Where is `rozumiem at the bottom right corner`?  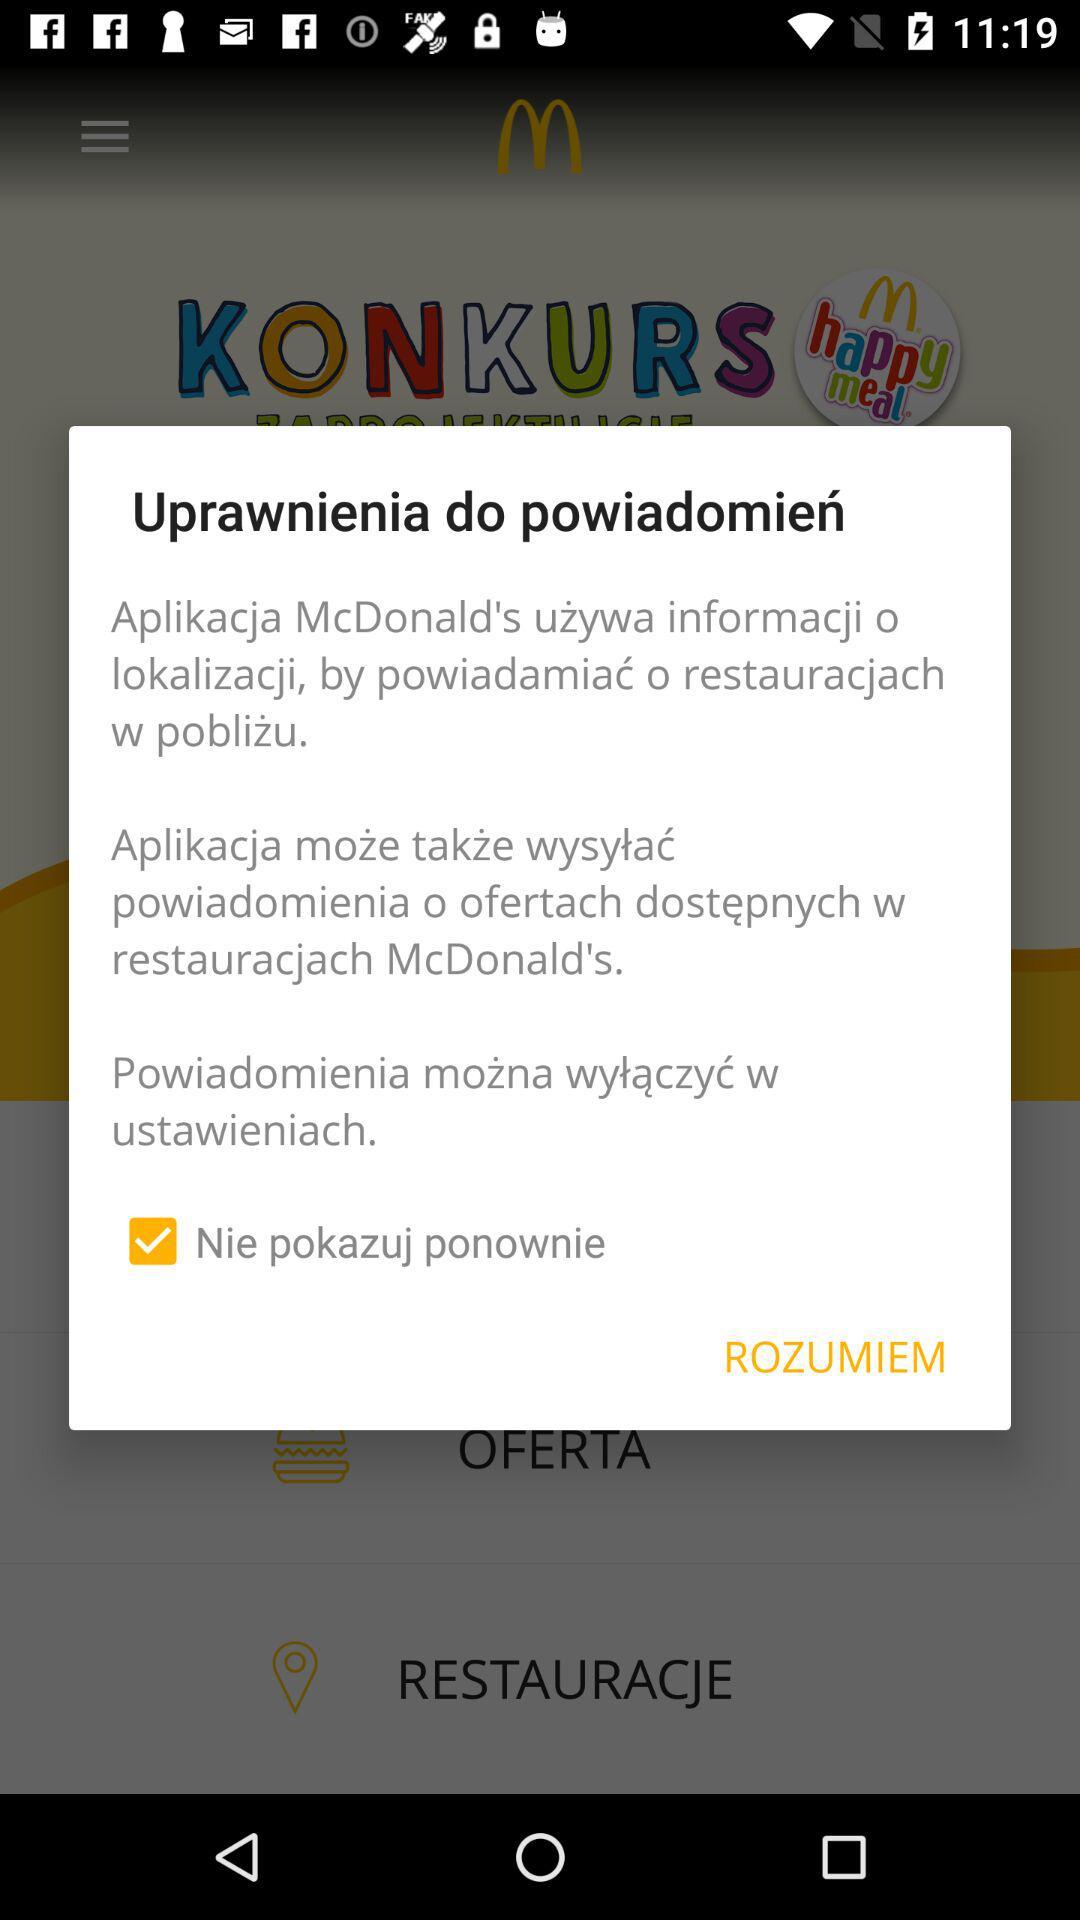 rozumiem at the bottom right corner is located at coordinates (835, 1356).